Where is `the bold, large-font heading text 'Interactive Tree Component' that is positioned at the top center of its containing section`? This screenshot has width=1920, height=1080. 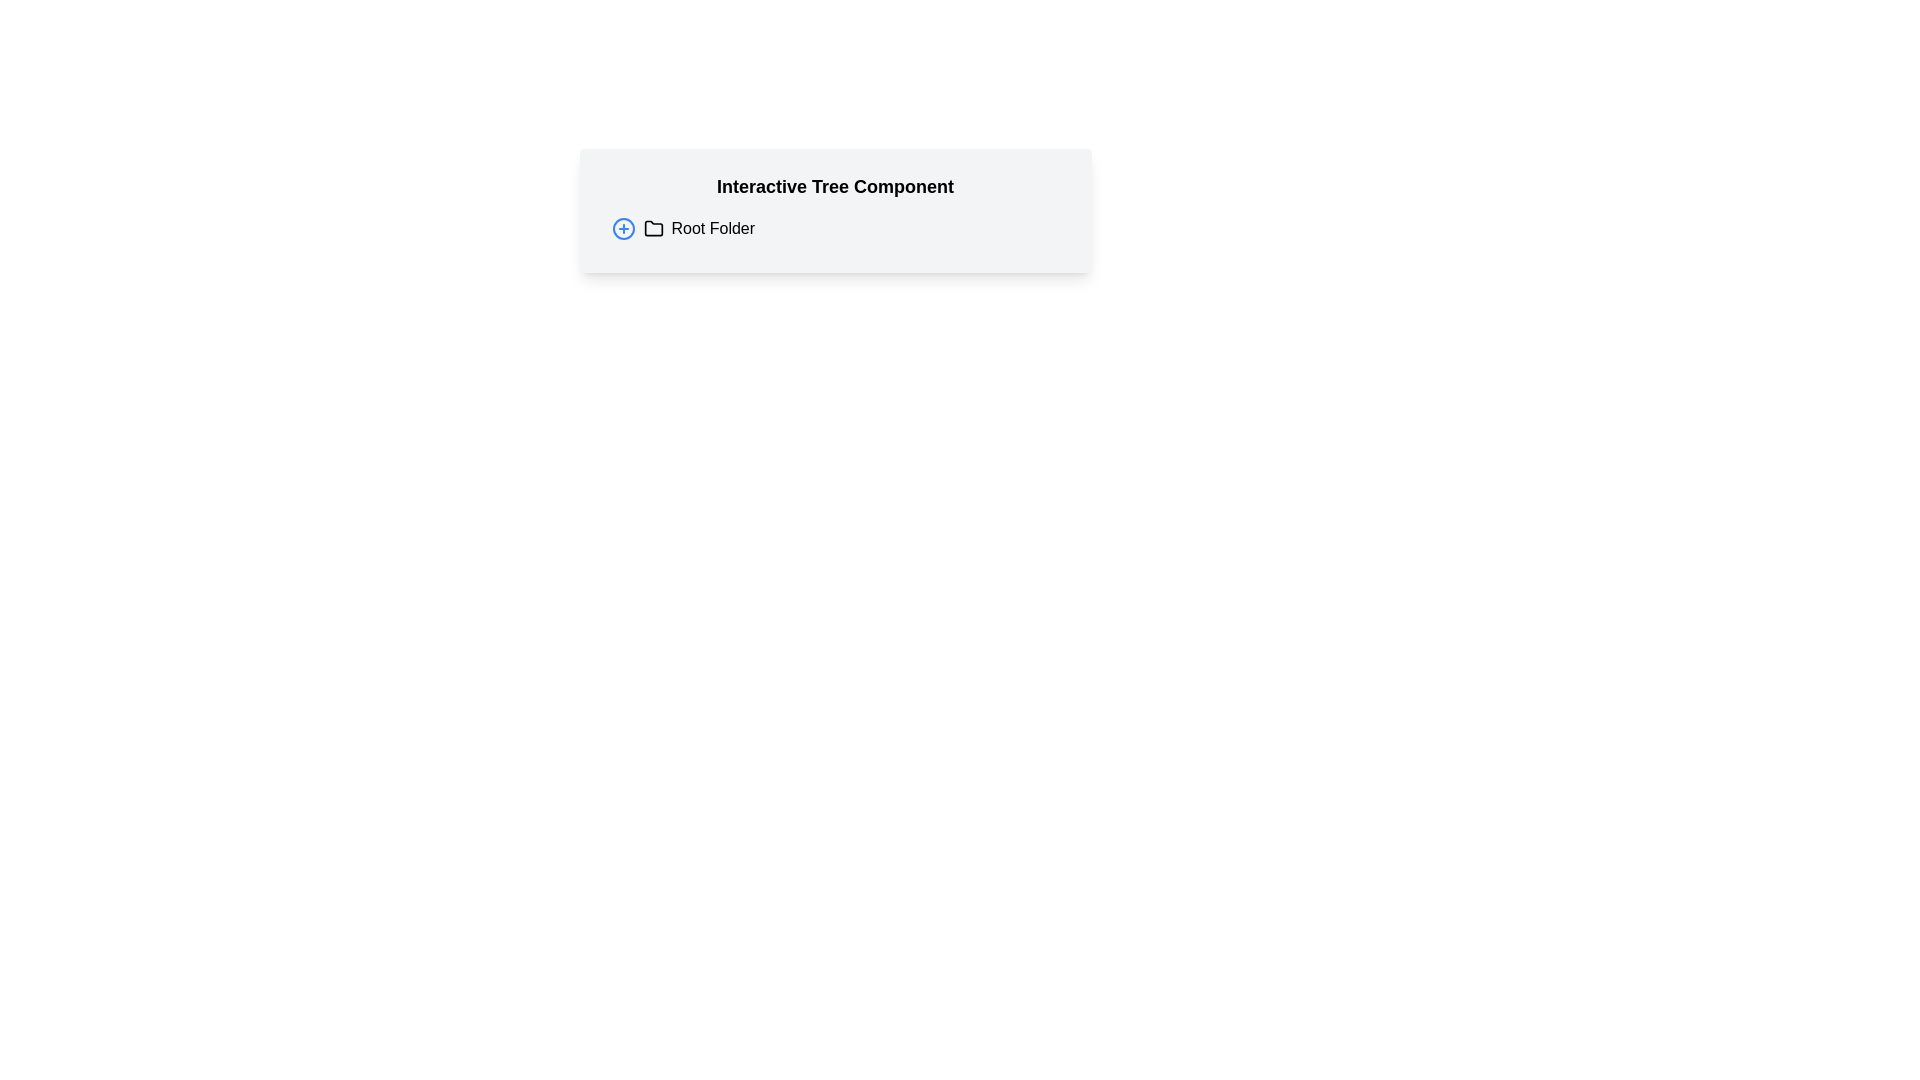
the bold, large-font heading text 'Interactive Tree Component' that is positioned at the top center of its containing section is located at coordinates (835, 186).